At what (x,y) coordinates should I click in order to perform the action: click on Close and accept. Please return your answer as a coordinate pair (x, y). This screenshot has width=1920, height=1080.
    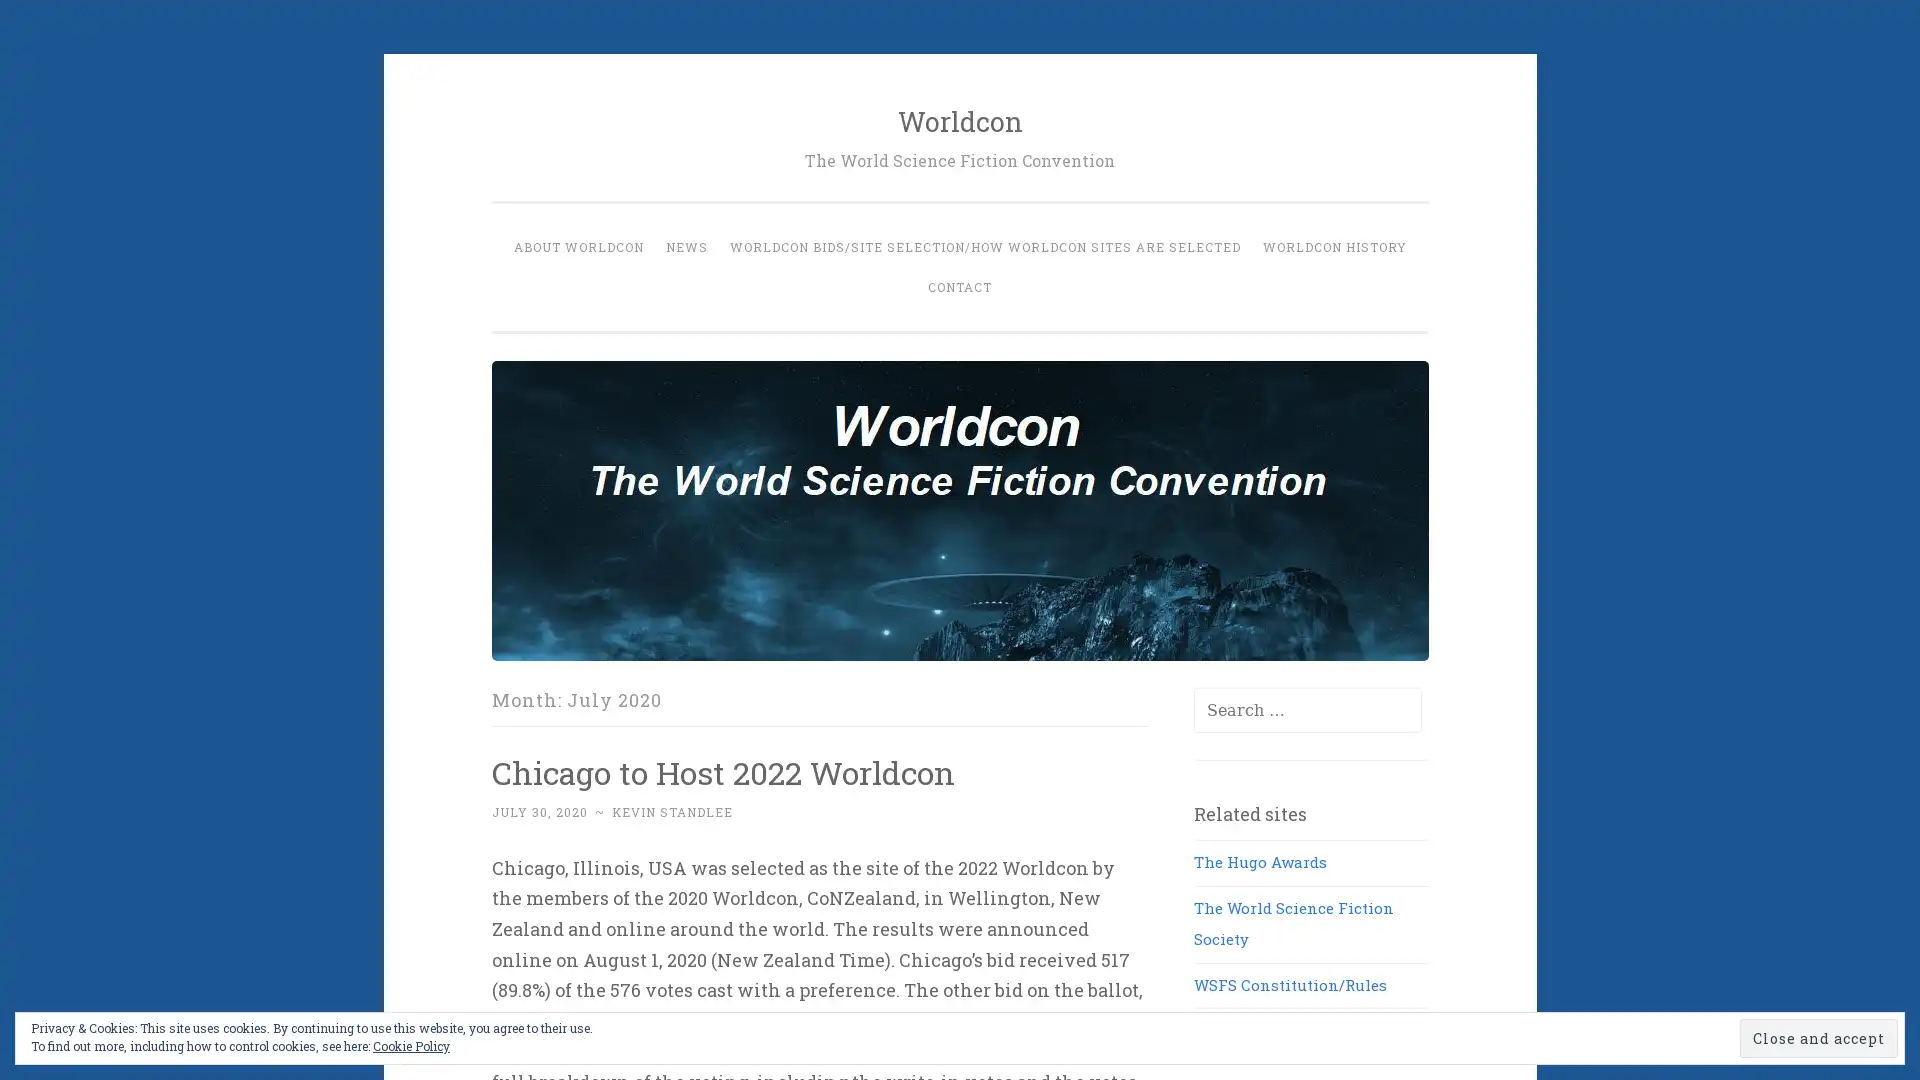
    Looking at the image, I should click on (1819, 1037).